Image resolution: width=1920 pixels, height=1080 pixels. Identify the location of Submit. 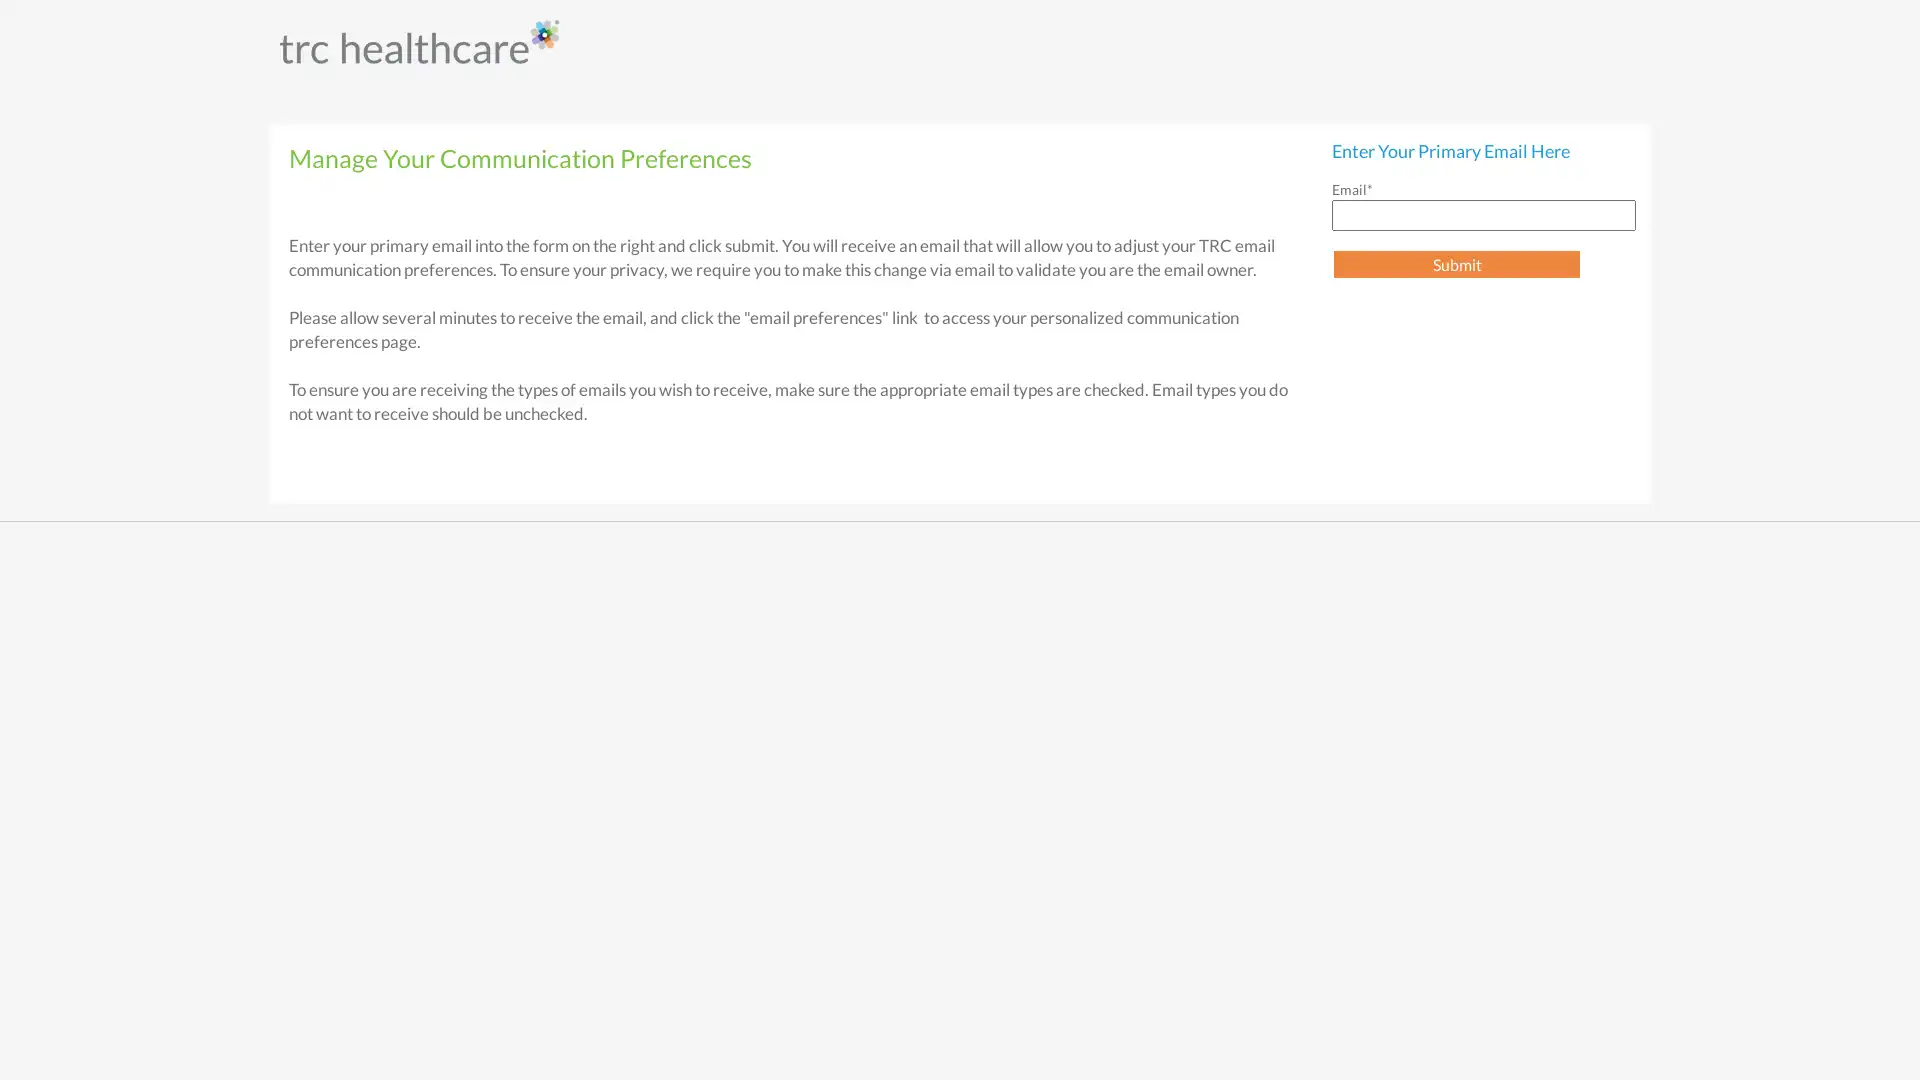
(1457, 263).